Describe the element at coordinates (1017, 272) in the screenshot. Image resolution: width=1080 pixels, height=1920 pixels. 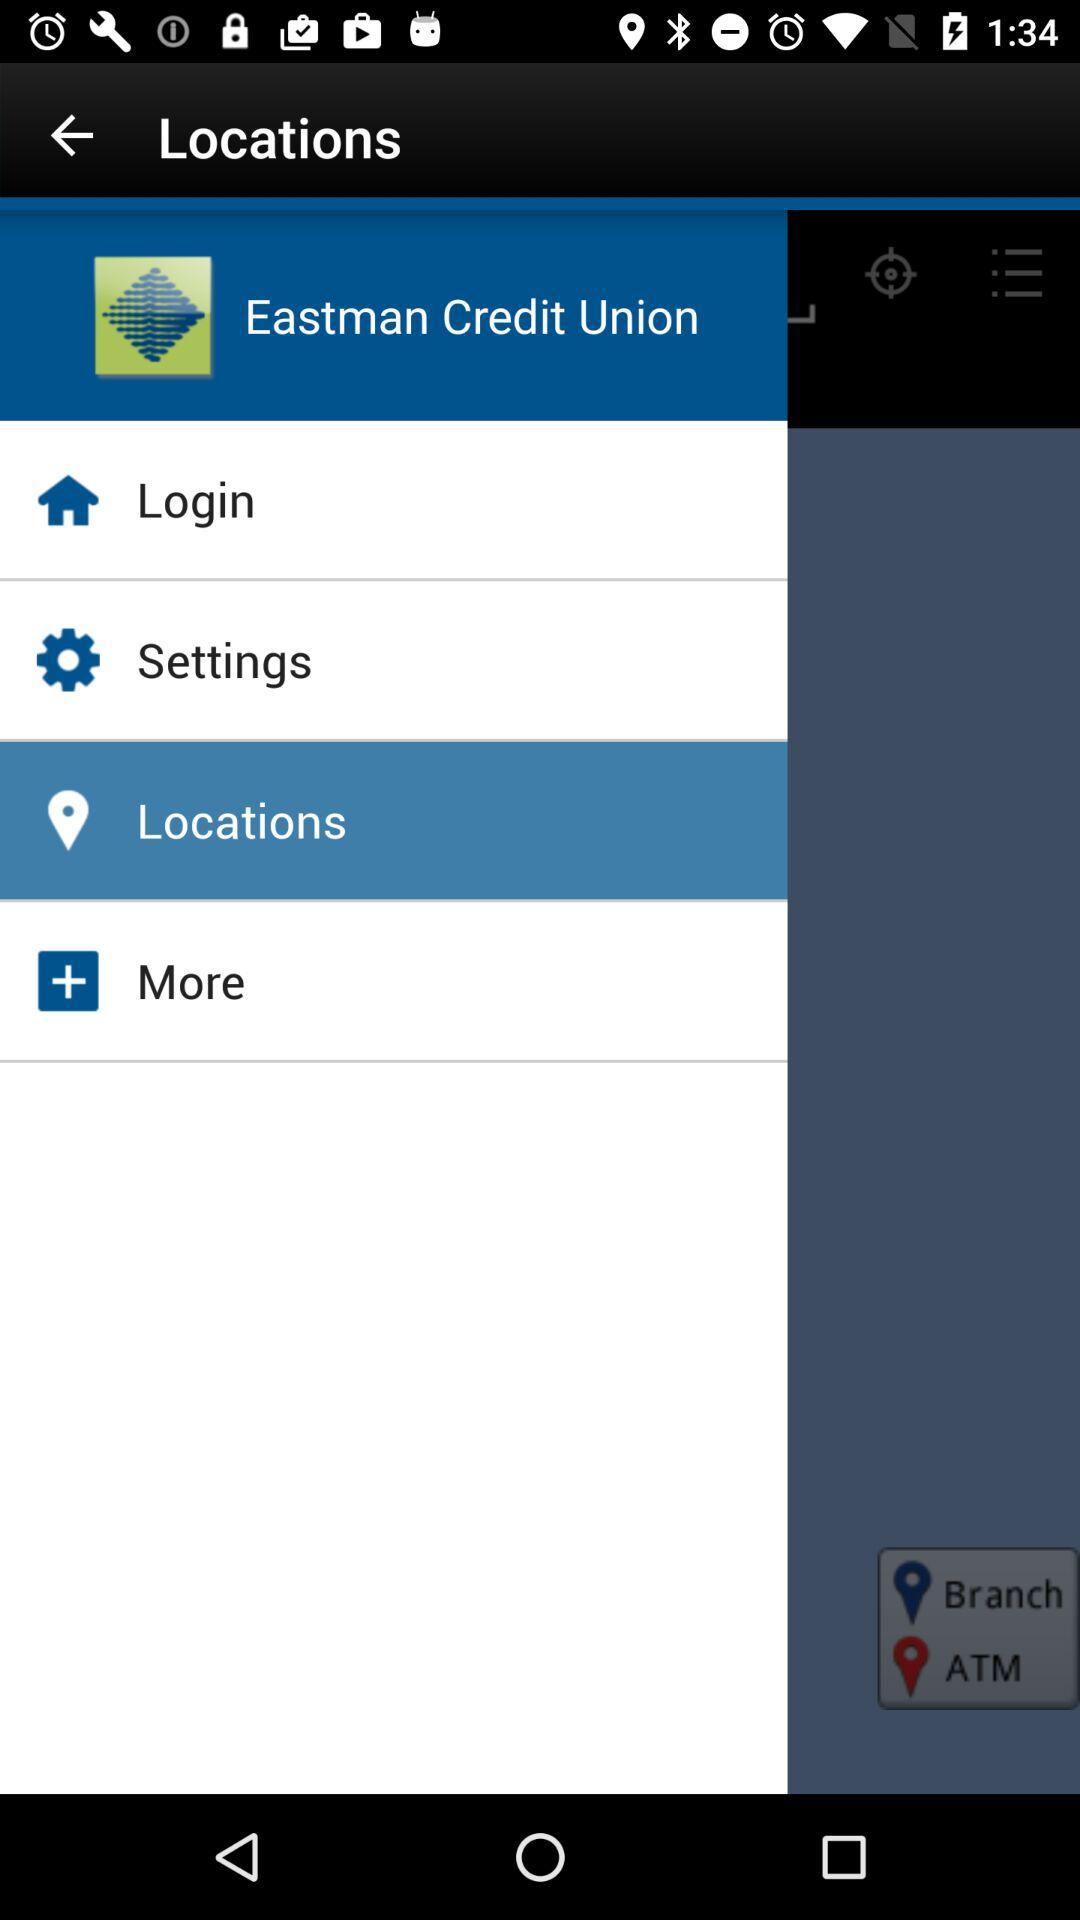
I see `the list icon` at that location.